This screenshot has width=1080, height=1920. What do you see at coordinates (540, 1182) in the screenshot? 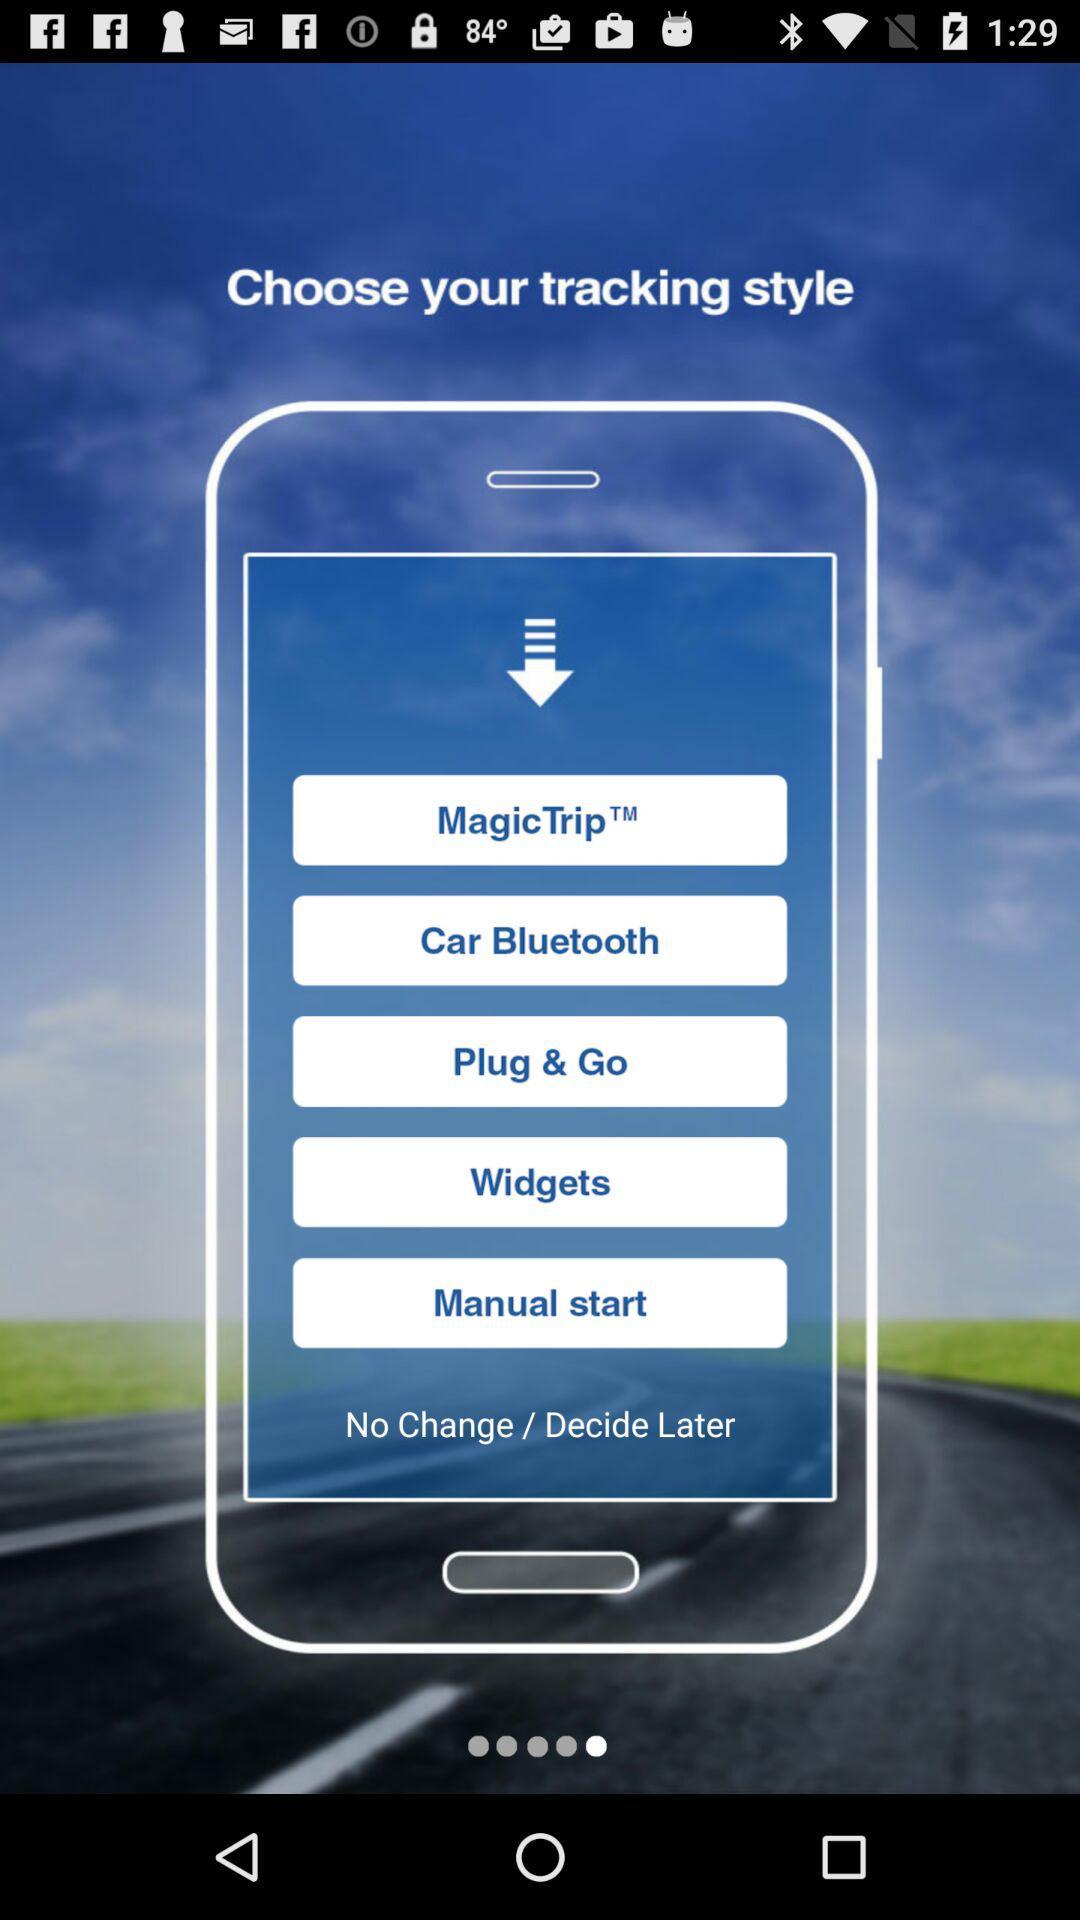
I see `widgets button` at bounding box center [540, 1182].